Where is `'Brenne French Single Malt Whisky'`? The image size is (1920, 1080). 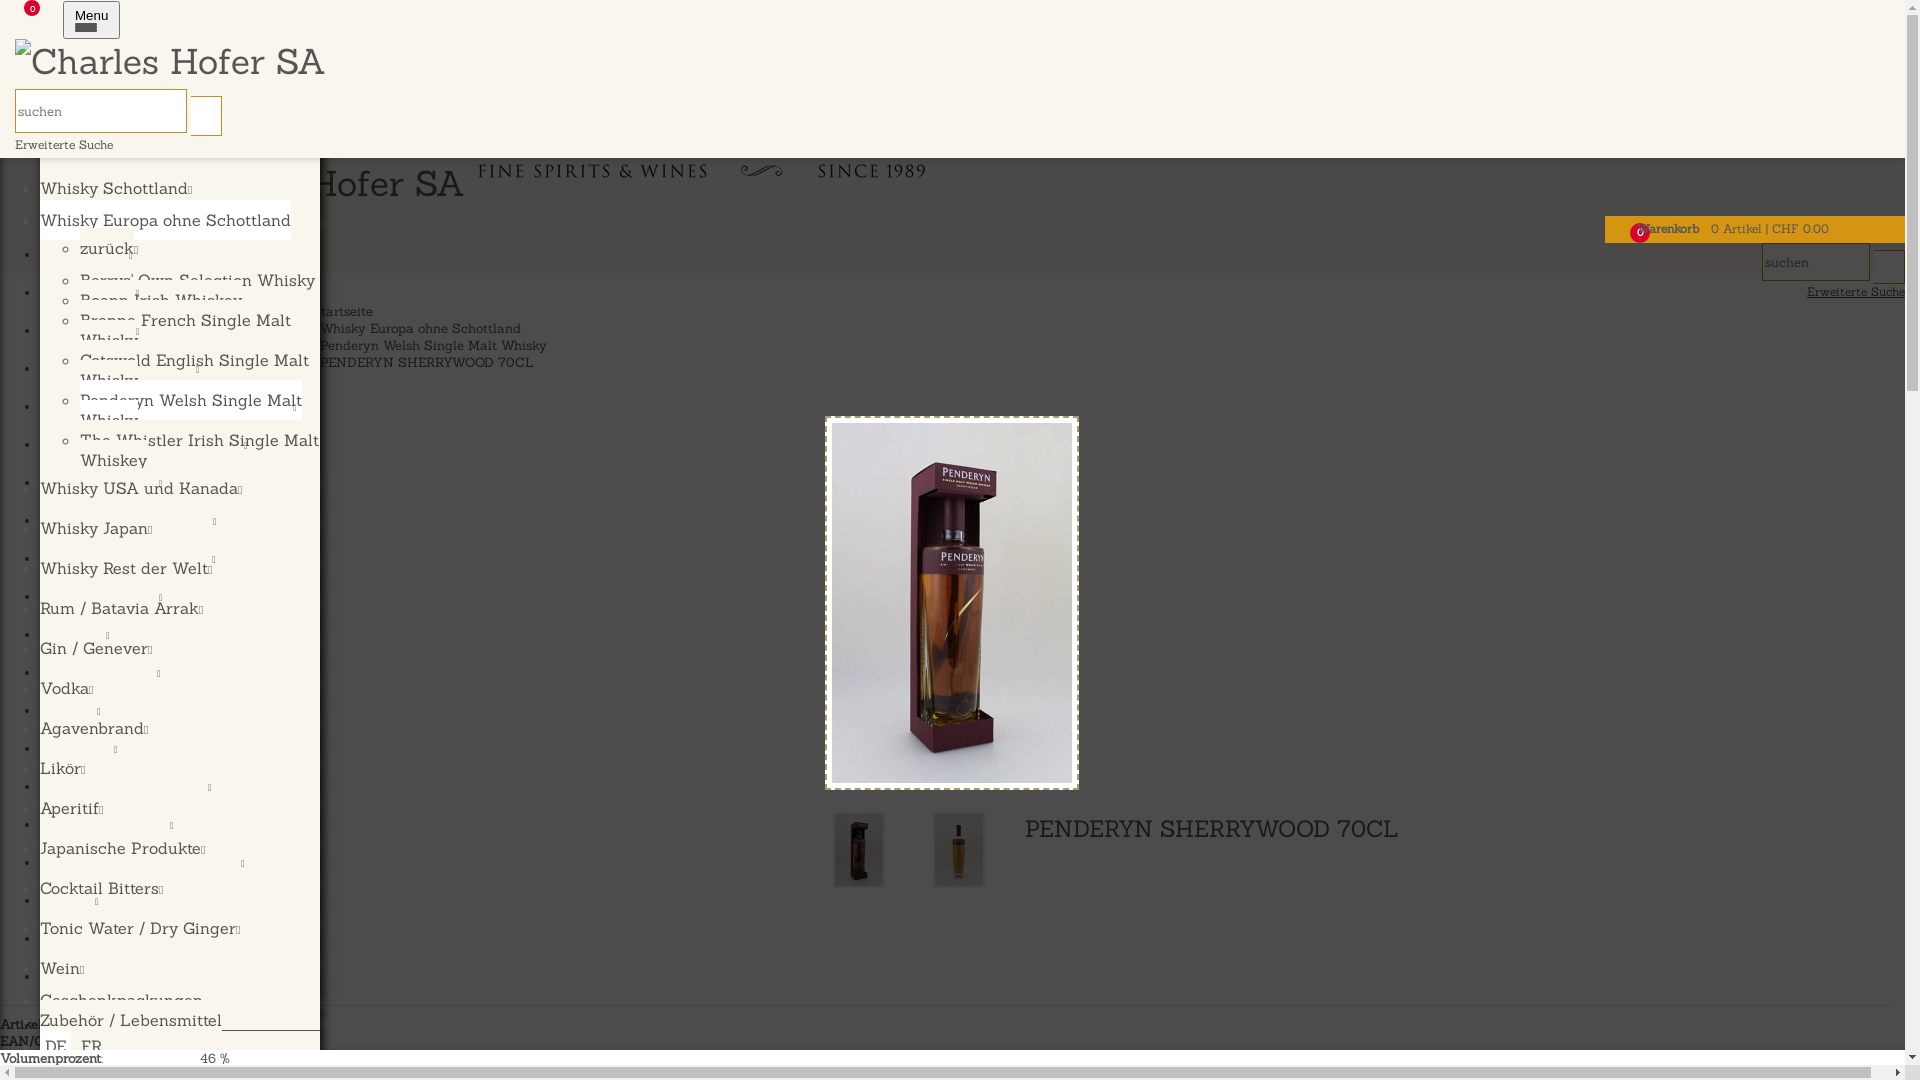 'Brenne French Single Malt Whisky' is located at coordinates (185, 329).